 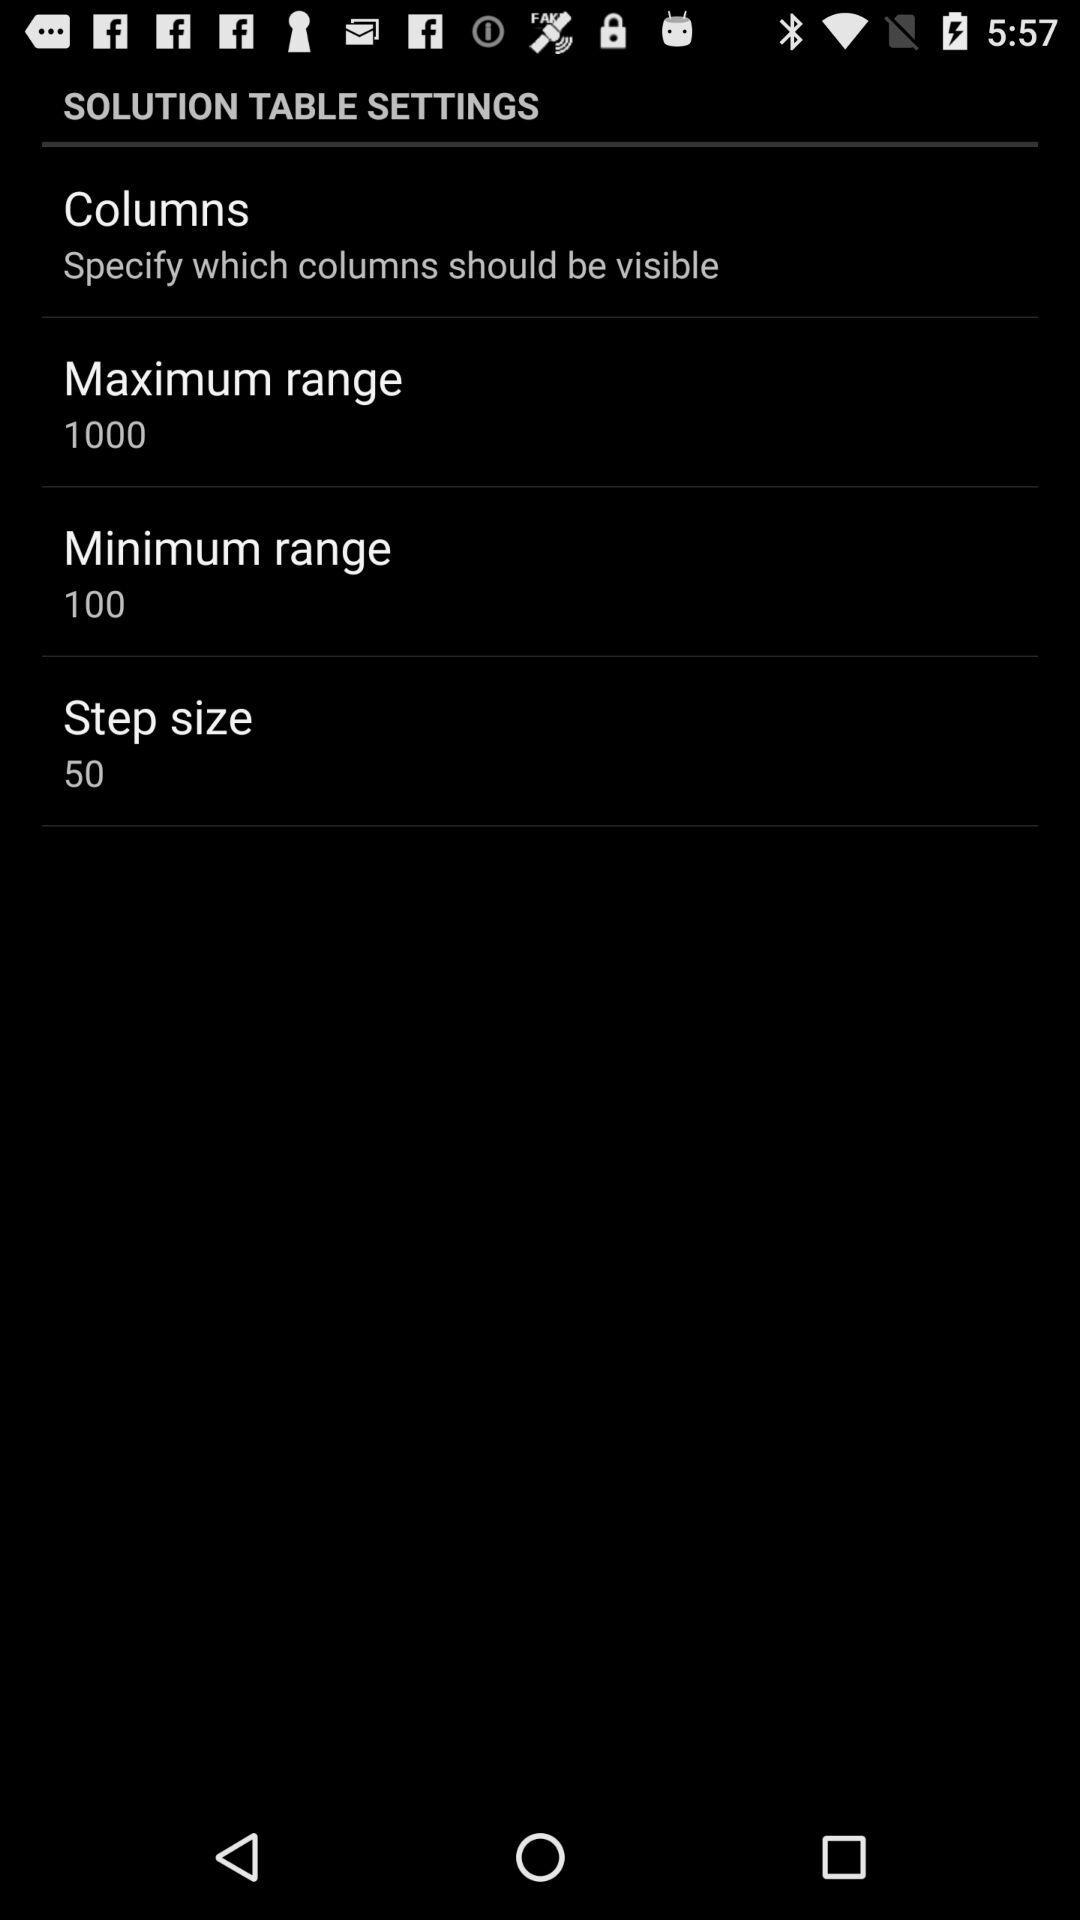 What do you see at coordinates (391, 263) in the screenshot?
I see `the specify which columns icon` at bounding box center [391, 263].